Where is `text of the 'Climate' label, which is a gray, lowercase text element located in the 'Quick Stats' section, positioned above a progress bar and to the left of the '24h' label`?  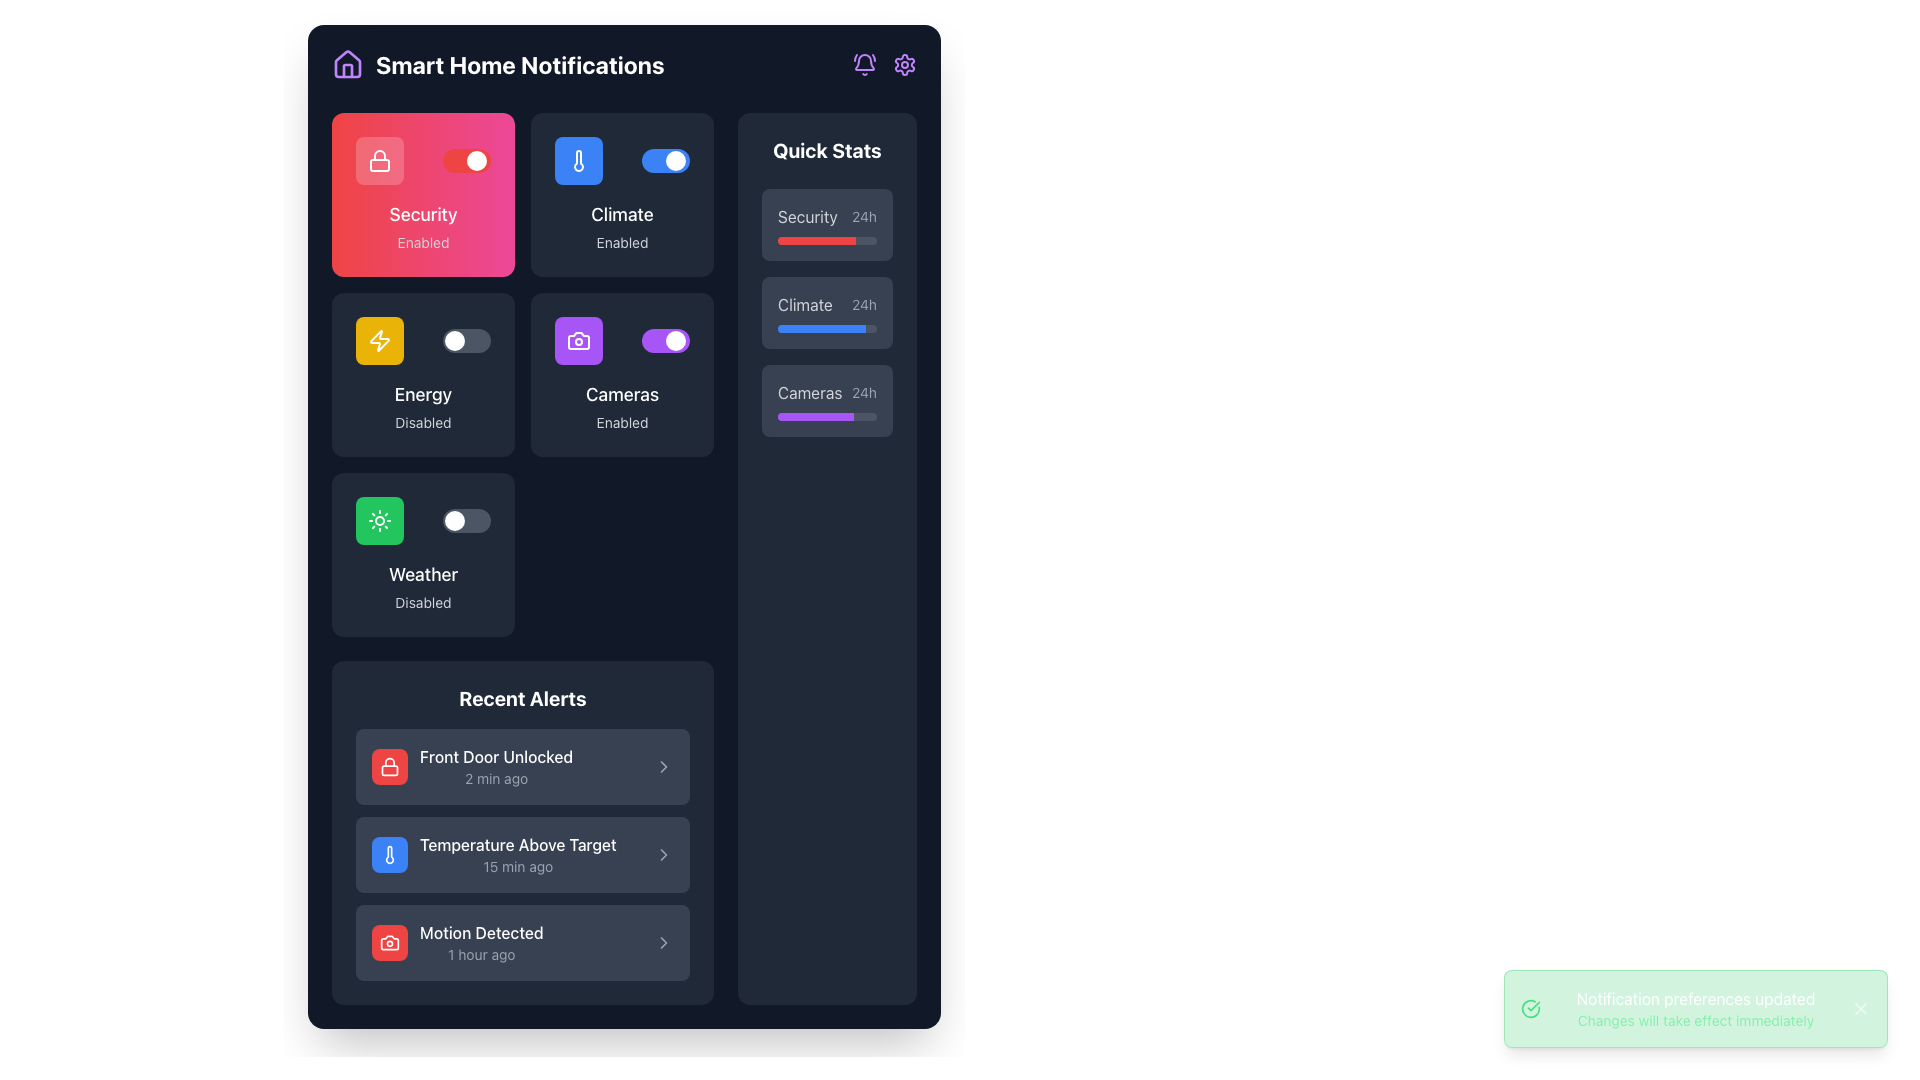
text of the 'Climate' label, which is a gray, lowercase text element located in the 'Quick Stats' section, positioned above a progress bar and to the left of the '24h' label is located at coordinates (805, 304).